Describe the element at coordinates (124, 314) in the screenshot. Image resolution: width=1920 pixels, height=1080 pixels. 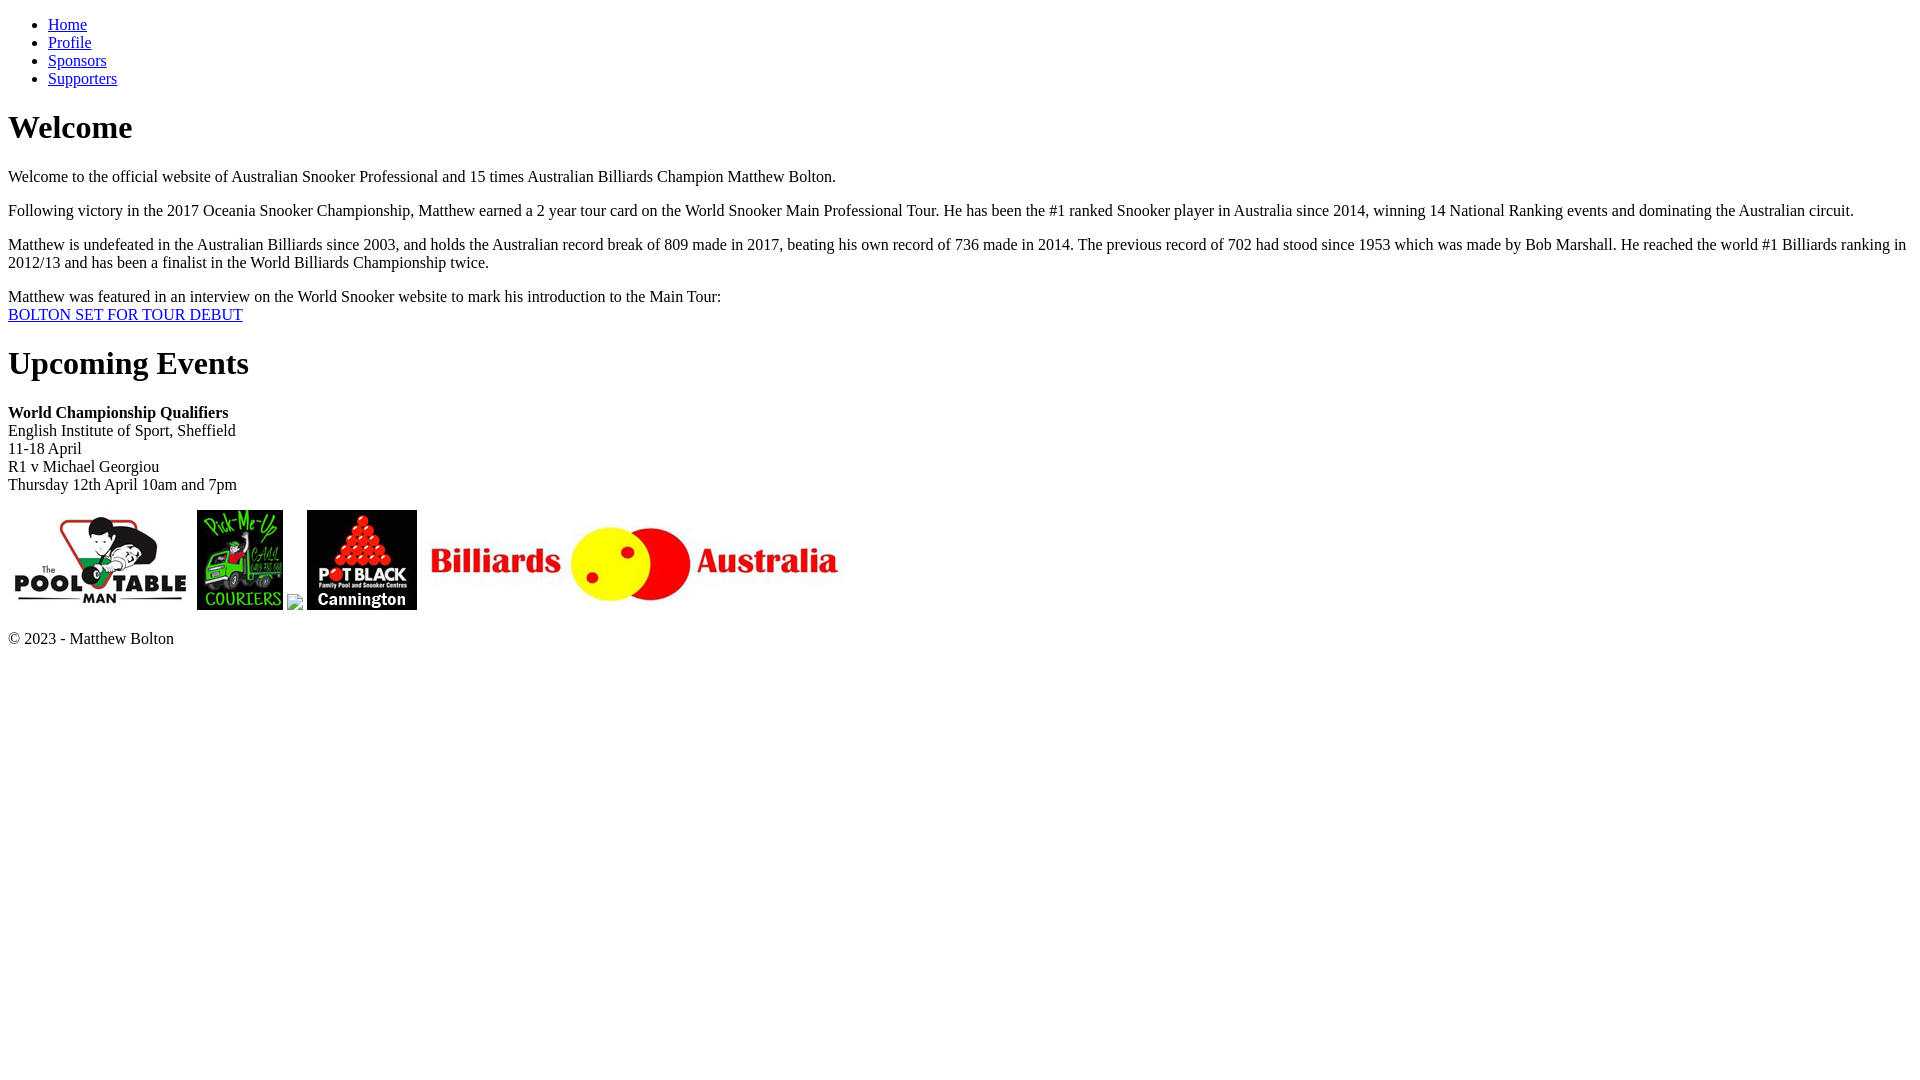
I see `'BOLTON SET FOR TOUR DEBUT'` at that location.